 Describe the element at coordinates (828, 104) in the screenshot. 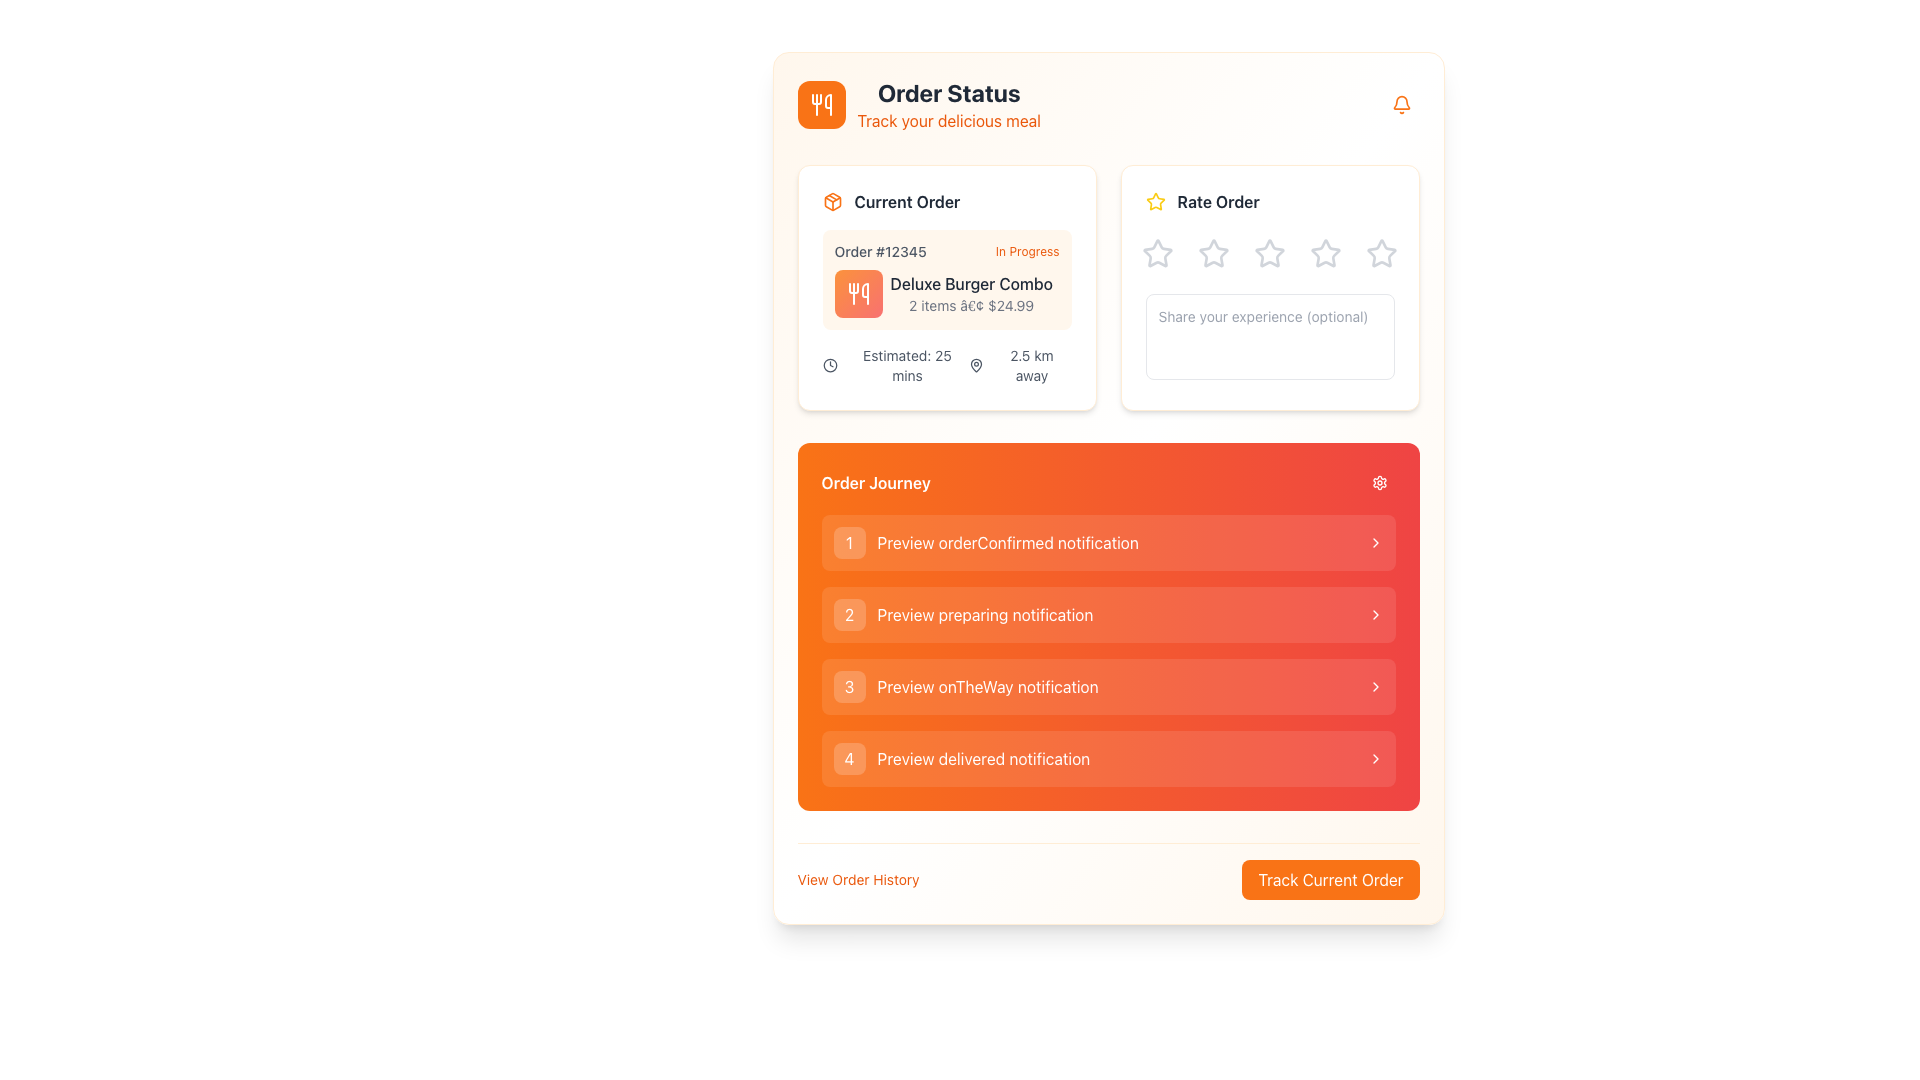

I see `graphical icon resembling part of a utensil, styled in white against an orange background, located at the top-left corner next to 'Order Status'` at that location.